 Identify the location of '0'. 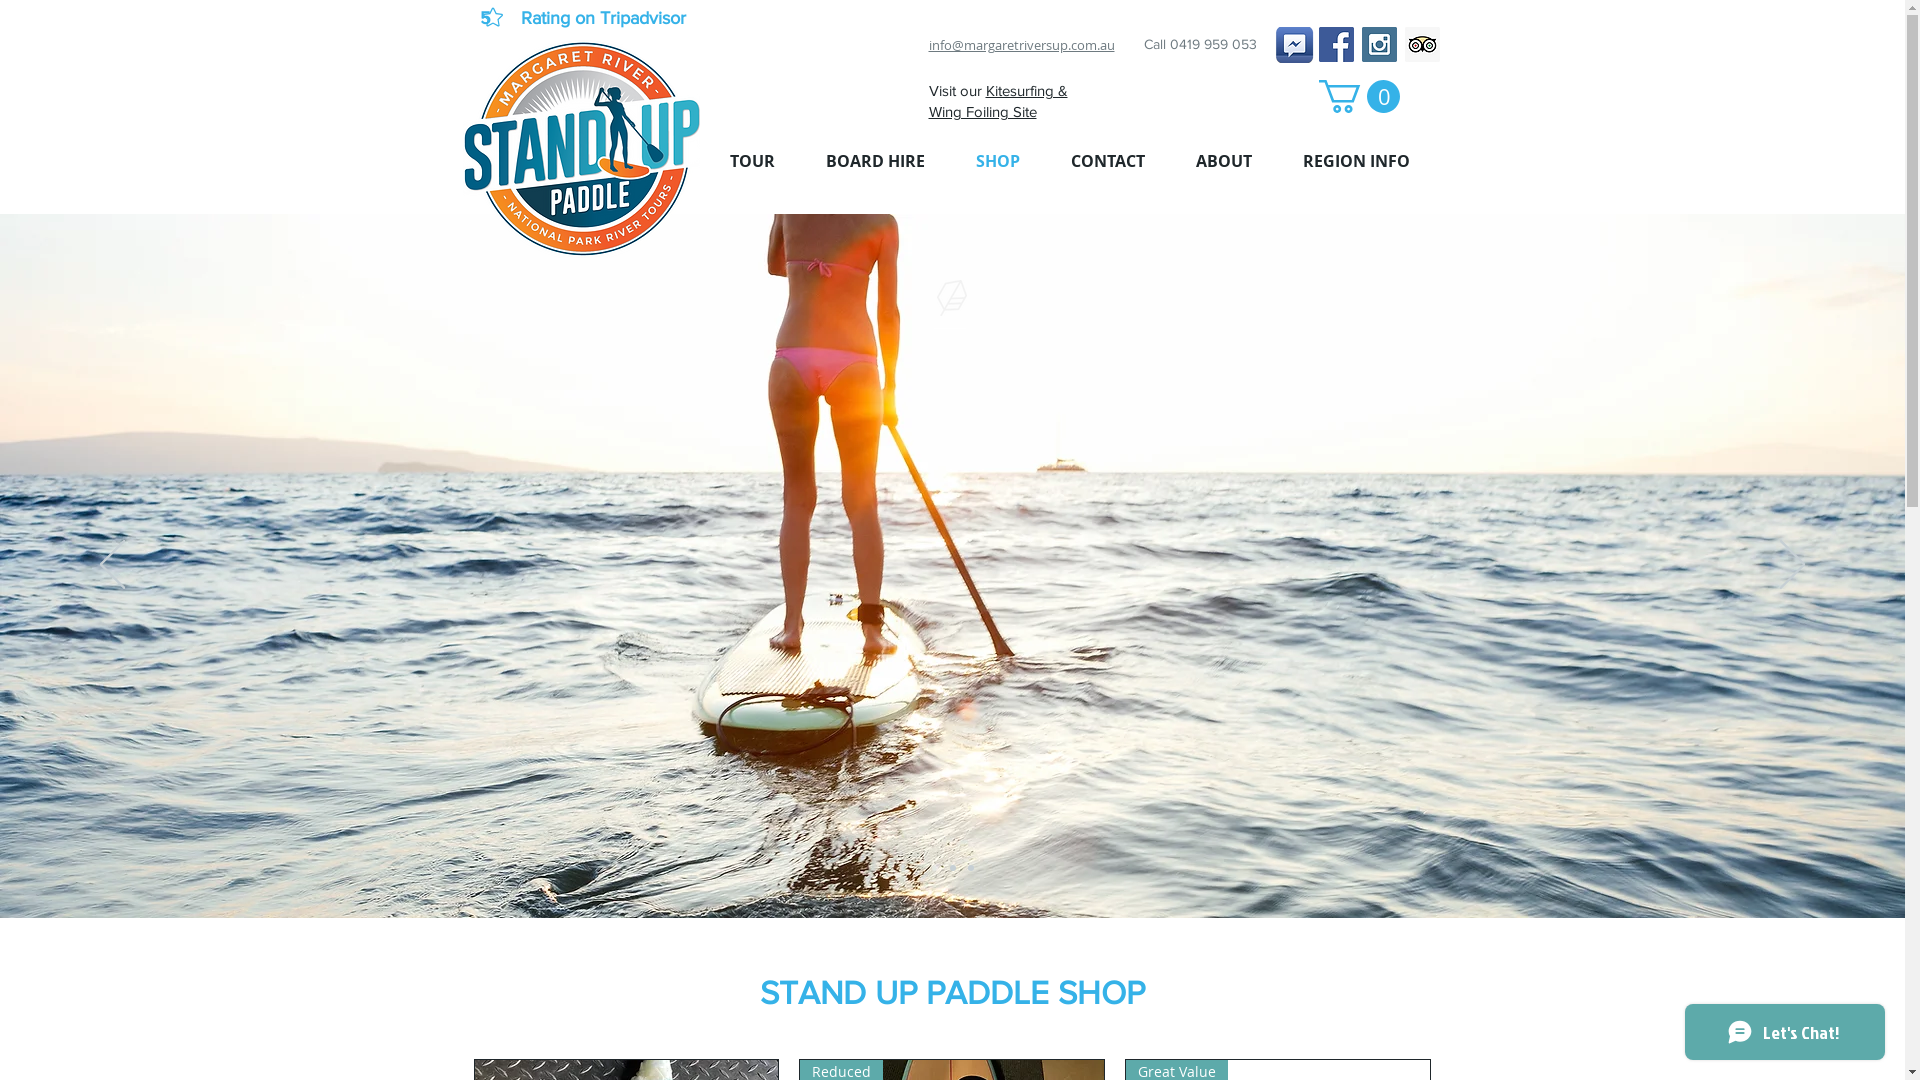
(1318, 96).